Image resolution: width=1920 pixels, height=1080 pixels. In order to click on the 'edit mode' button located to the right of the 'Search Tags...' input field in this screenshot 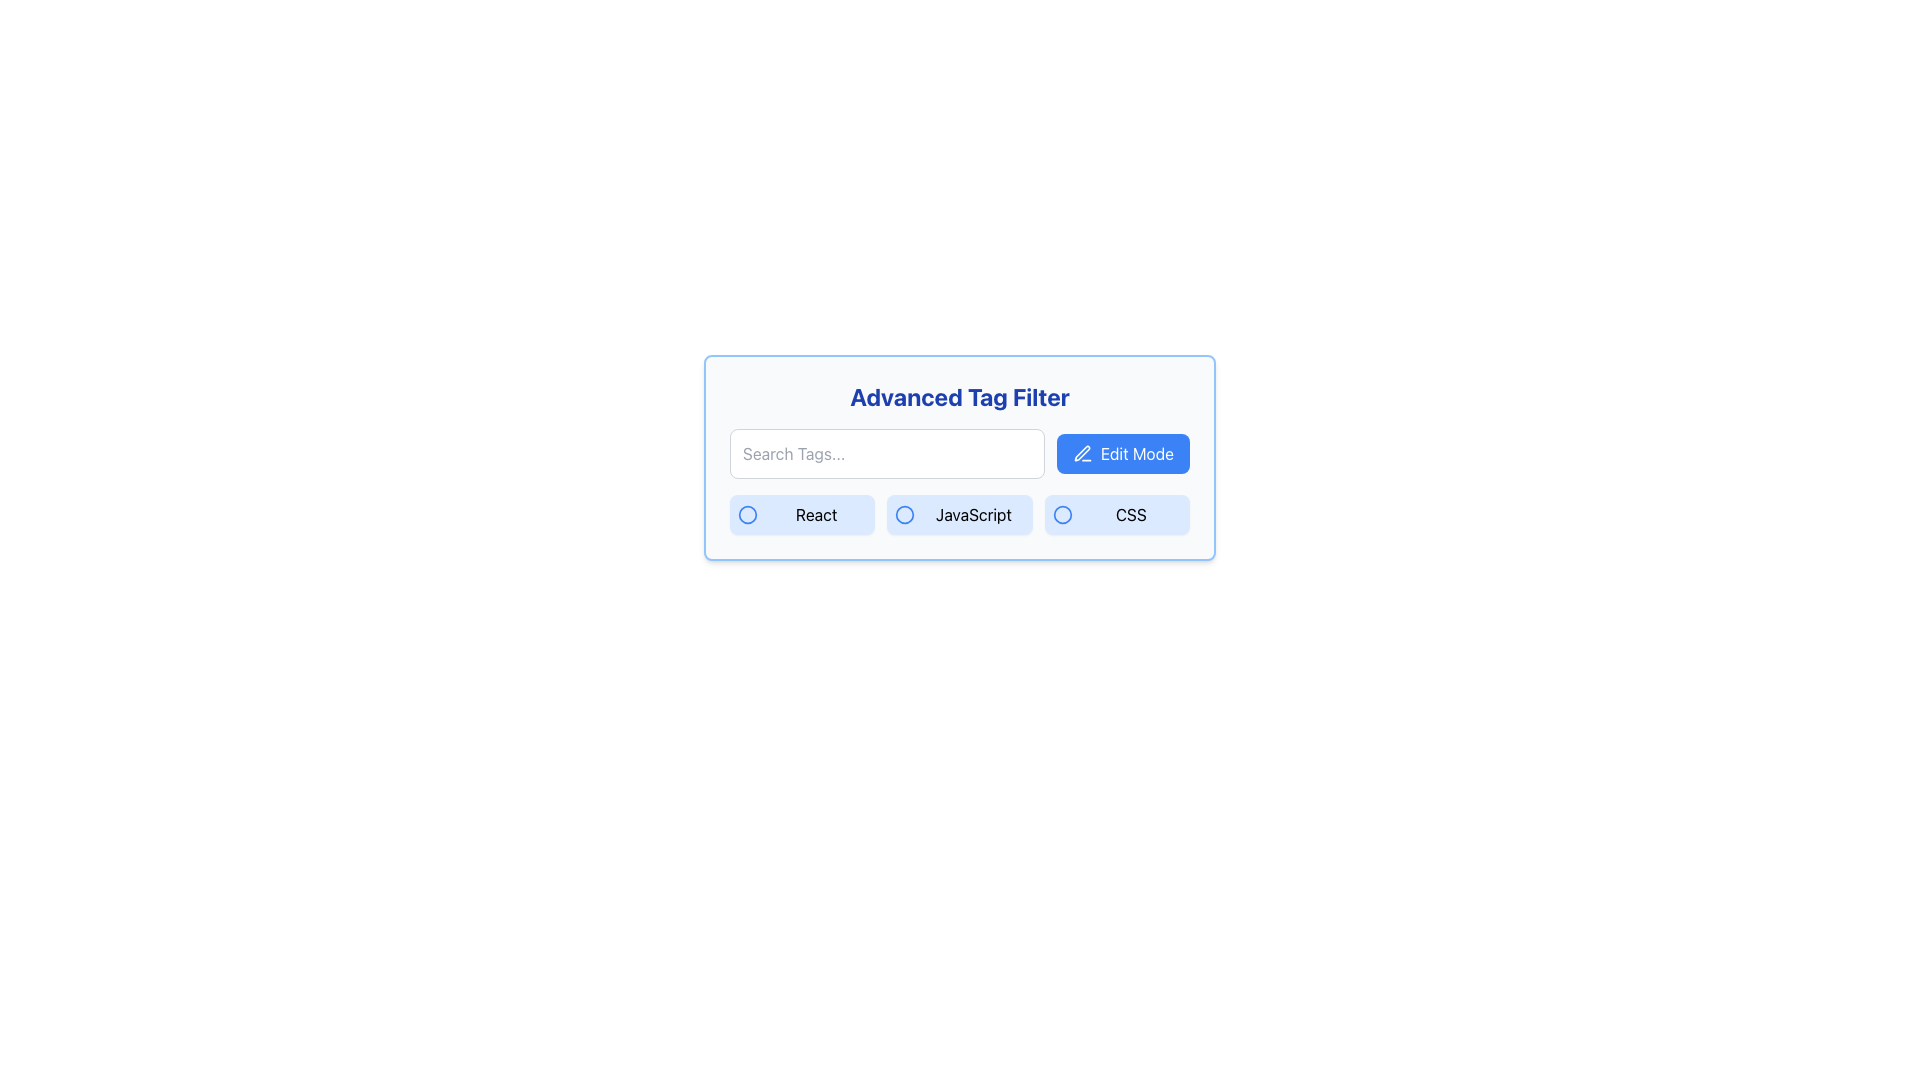, I will do `click(1123, 454)`.